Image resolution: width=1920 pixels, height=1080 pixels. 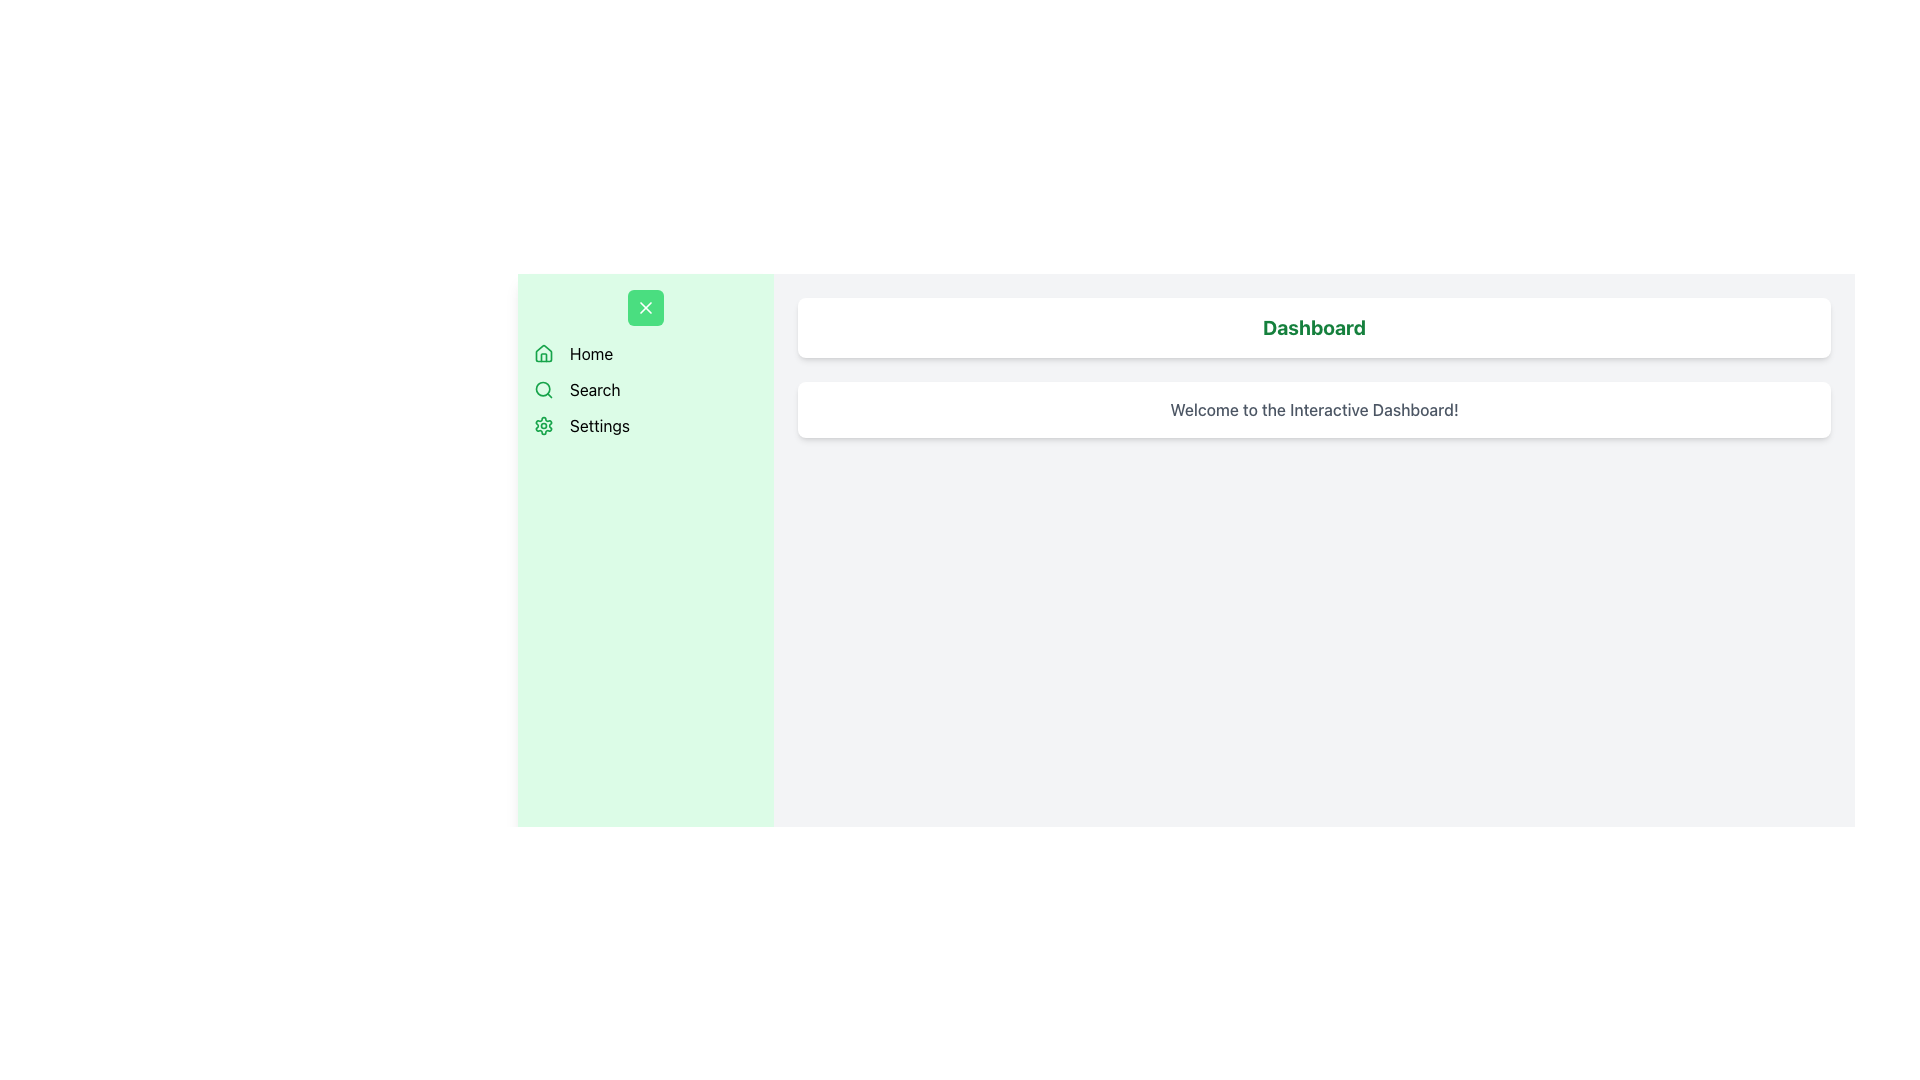 I want to click on the vector icon within the green square button located at the top of the vertical sidebar menu on the left of the interface, so click(x=646, y=308).